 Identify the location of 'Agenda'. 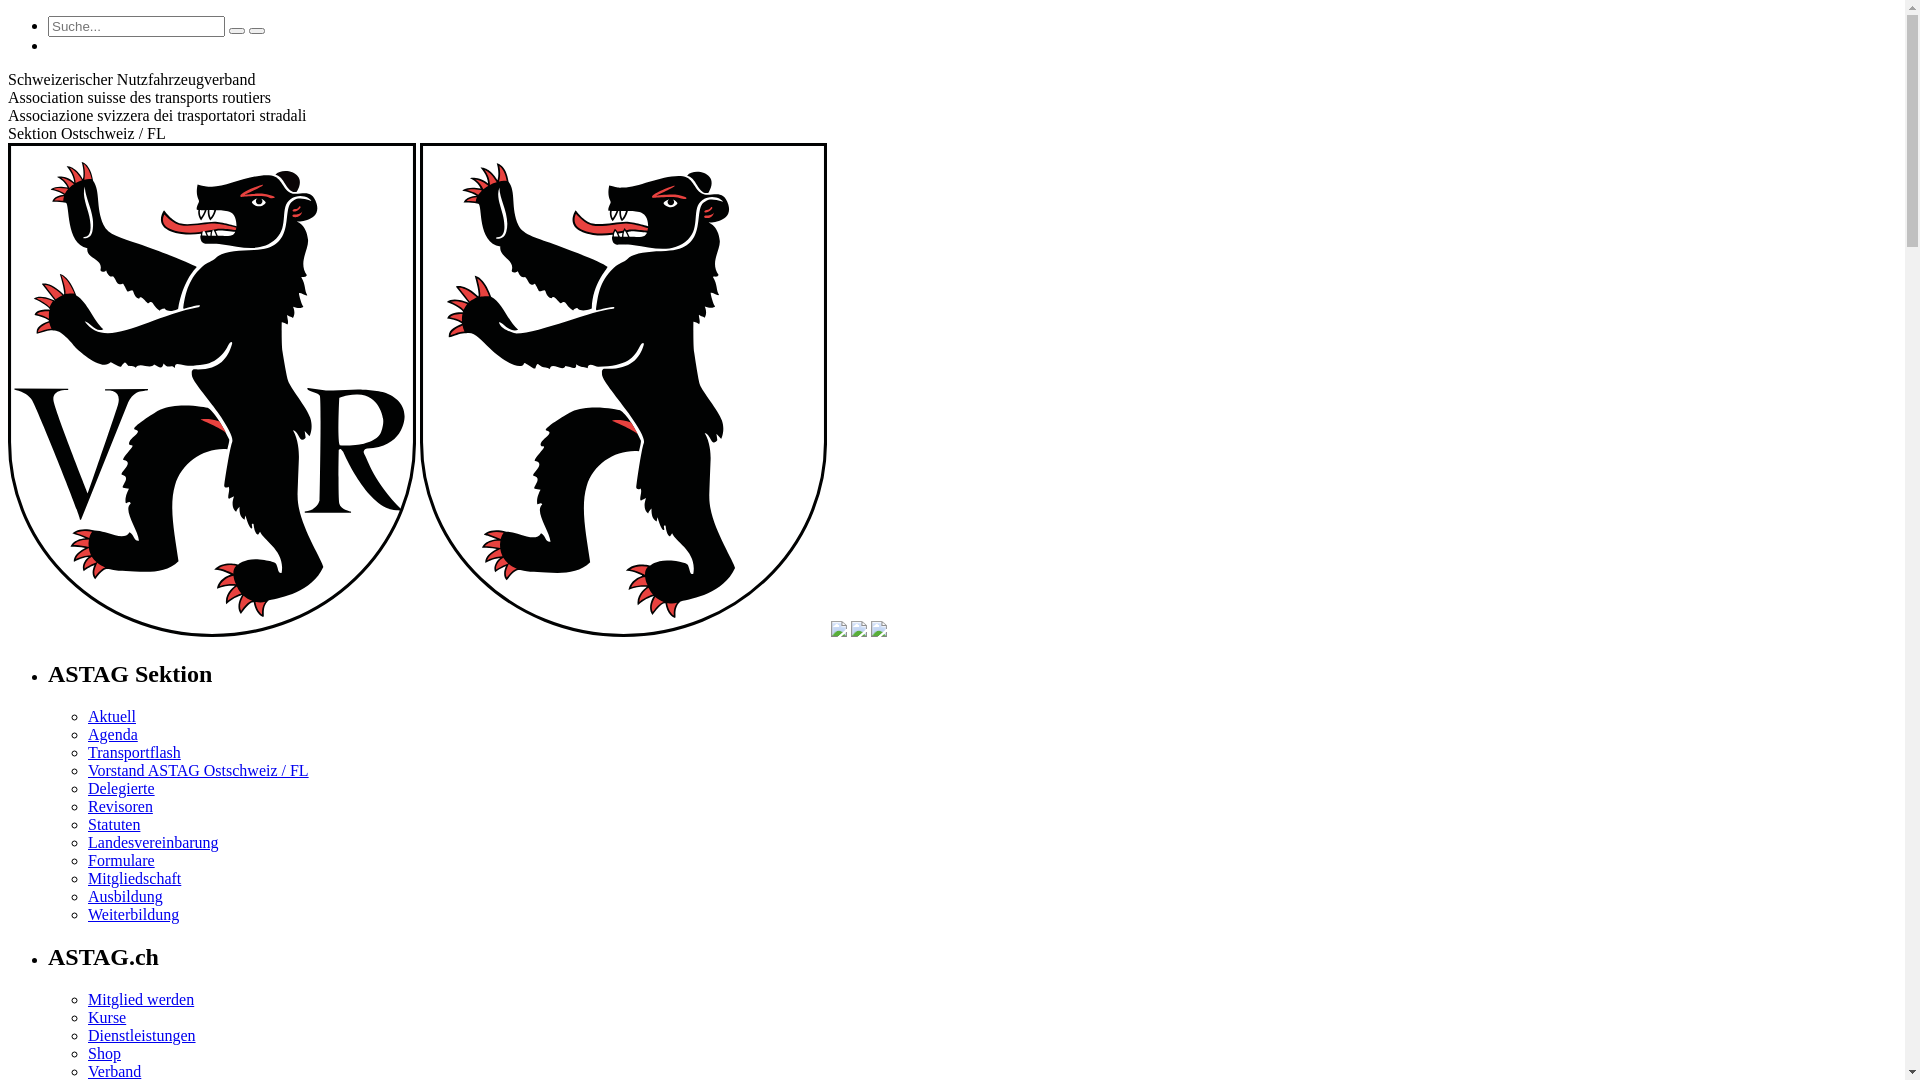
(112, 734).